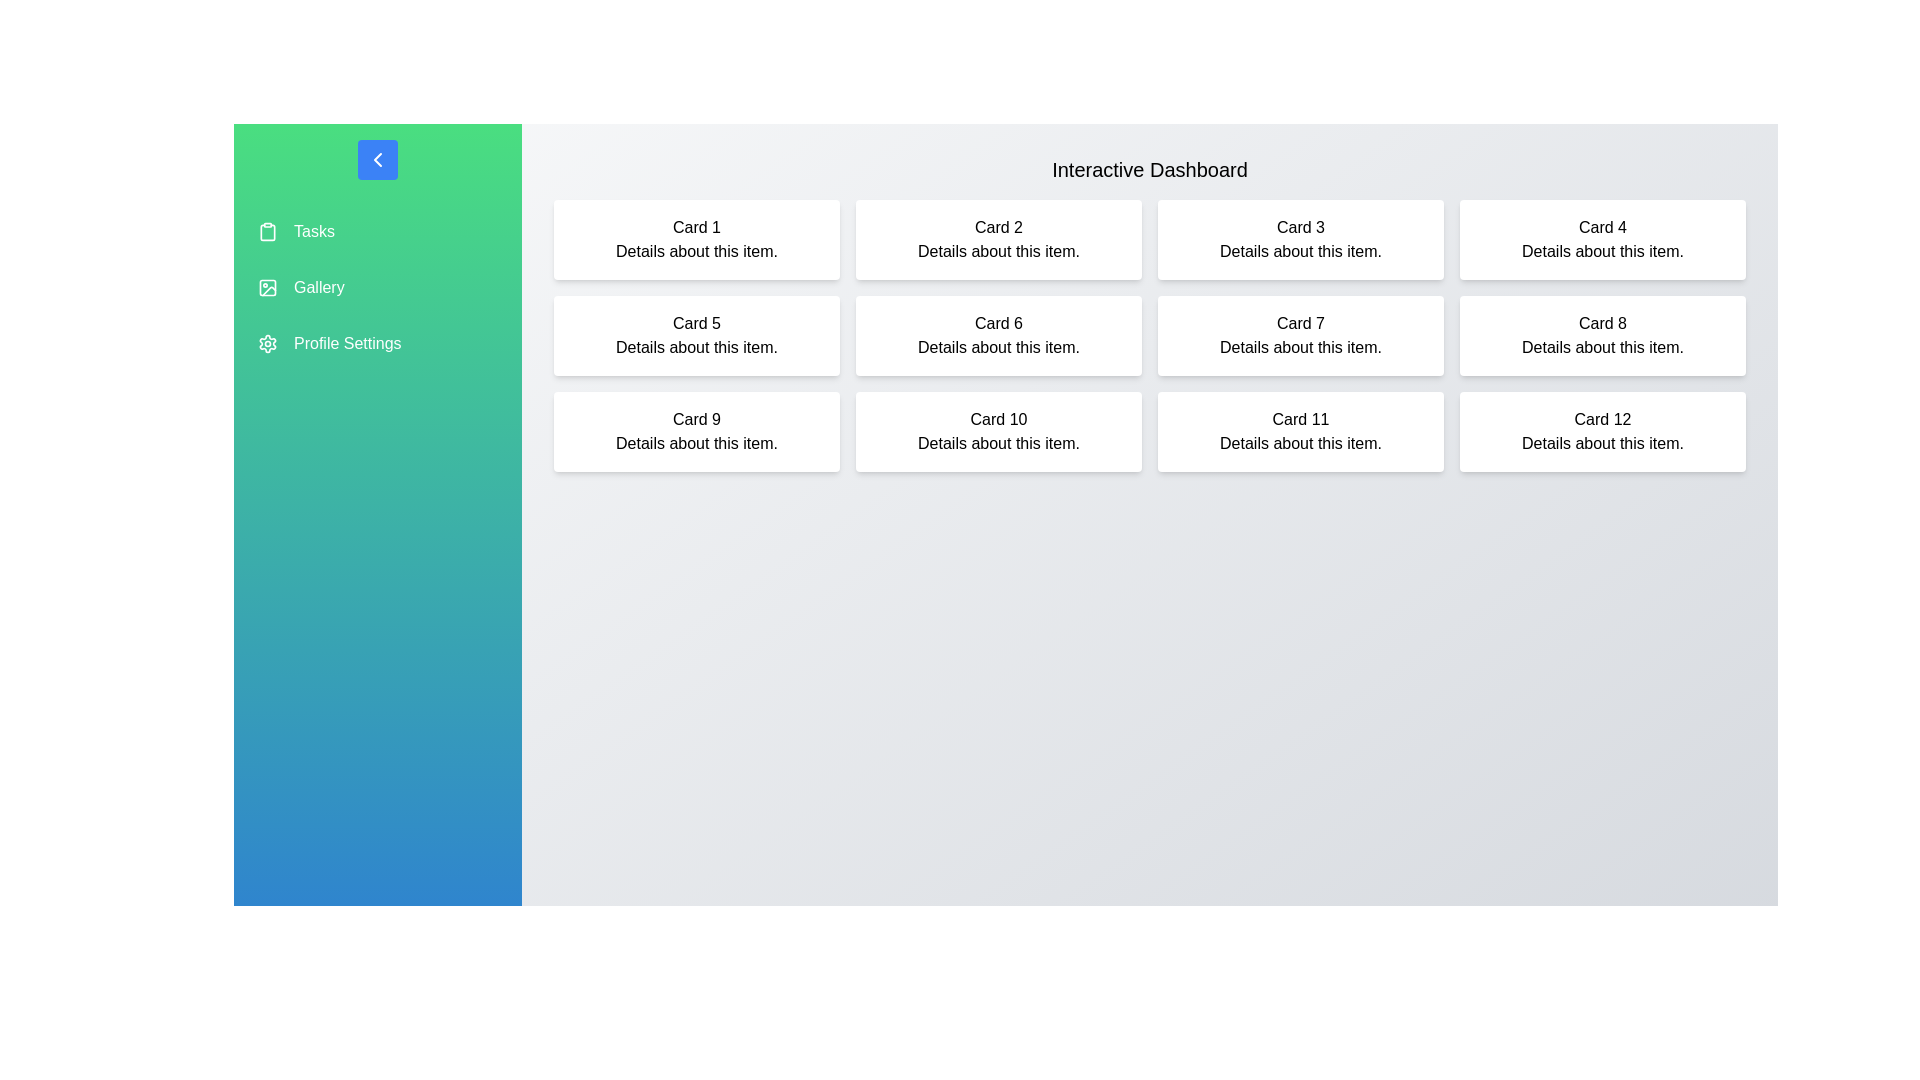  What do you see at coordinates (378, 158) in the screenshot?
I see `toggle button to change the drawer's open/close state` at bounding box center [378, 158].